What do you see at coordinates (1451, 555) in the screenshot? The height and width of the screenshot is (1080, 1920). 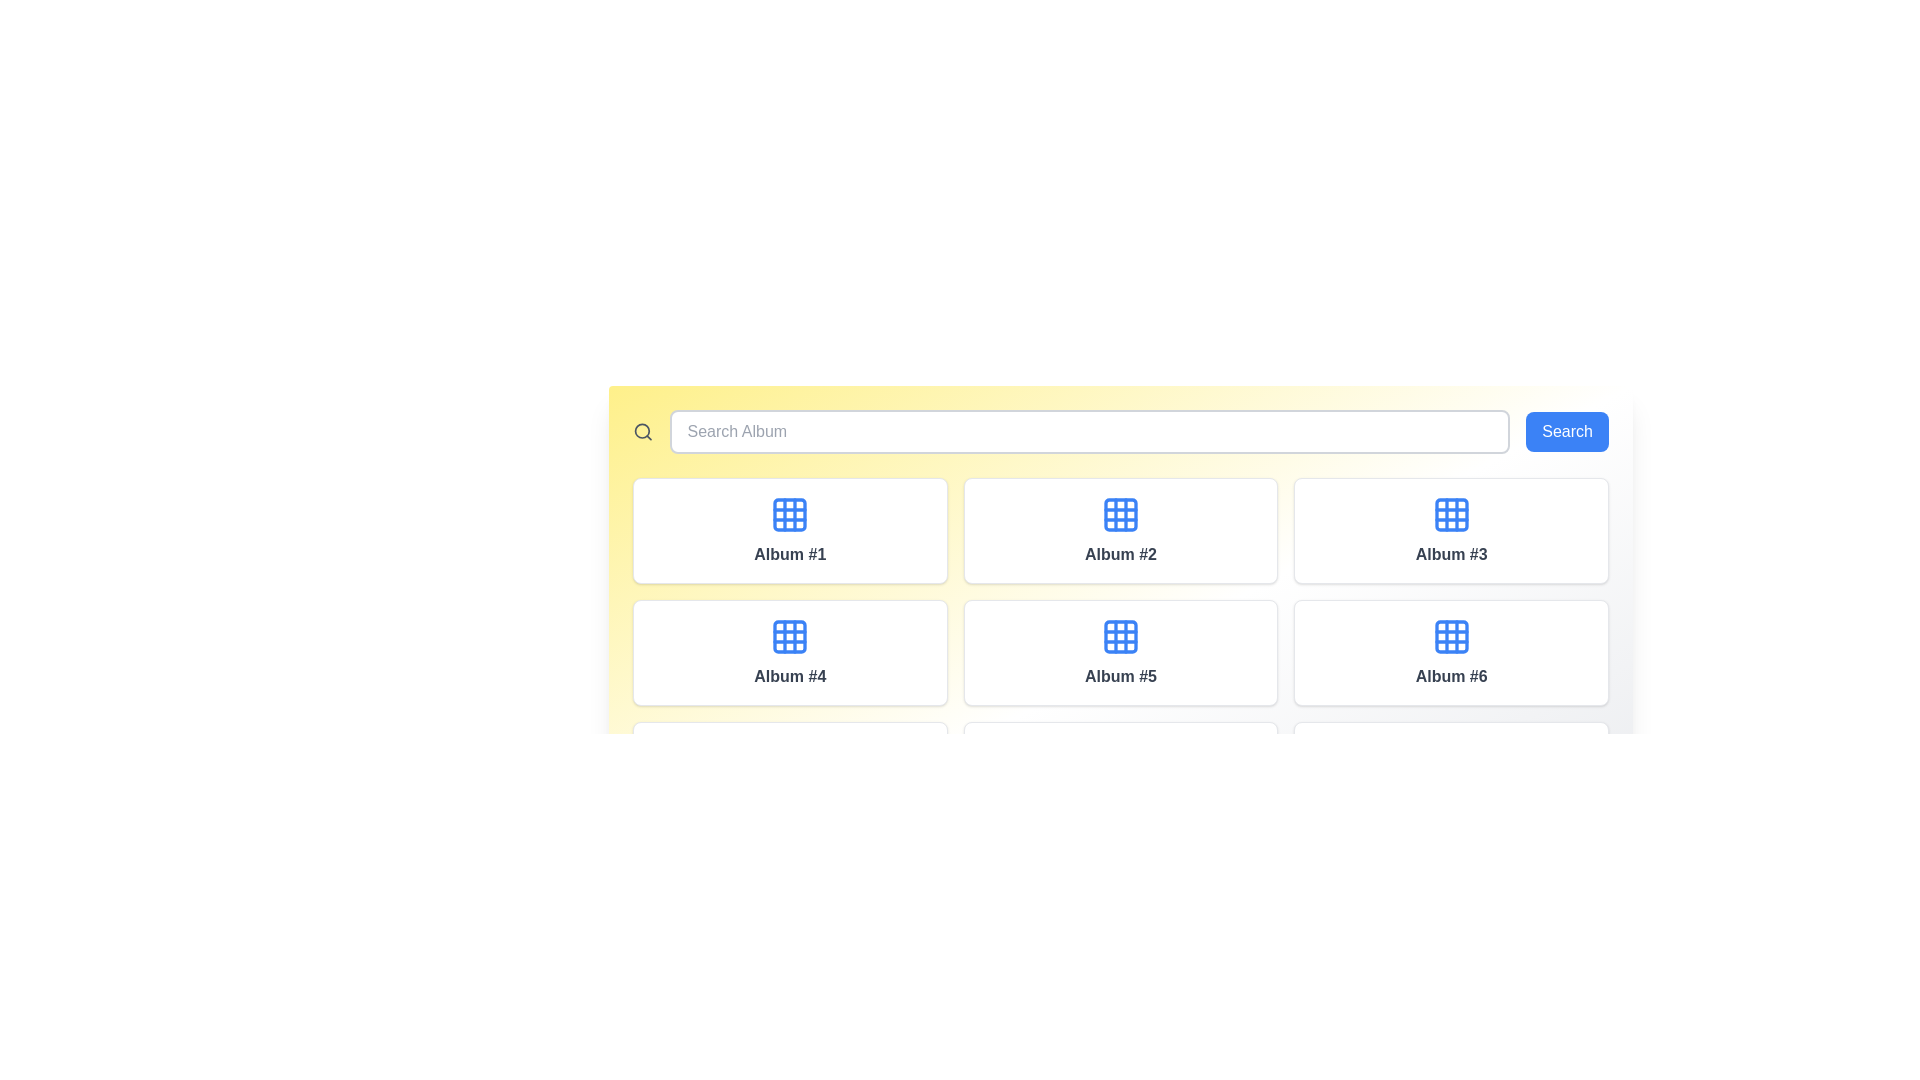 I see `text label displaying 'Album #3', which is a bold dark gray label centered below a grid-like icon in a grid layout` at bounding box center [1451, 555].